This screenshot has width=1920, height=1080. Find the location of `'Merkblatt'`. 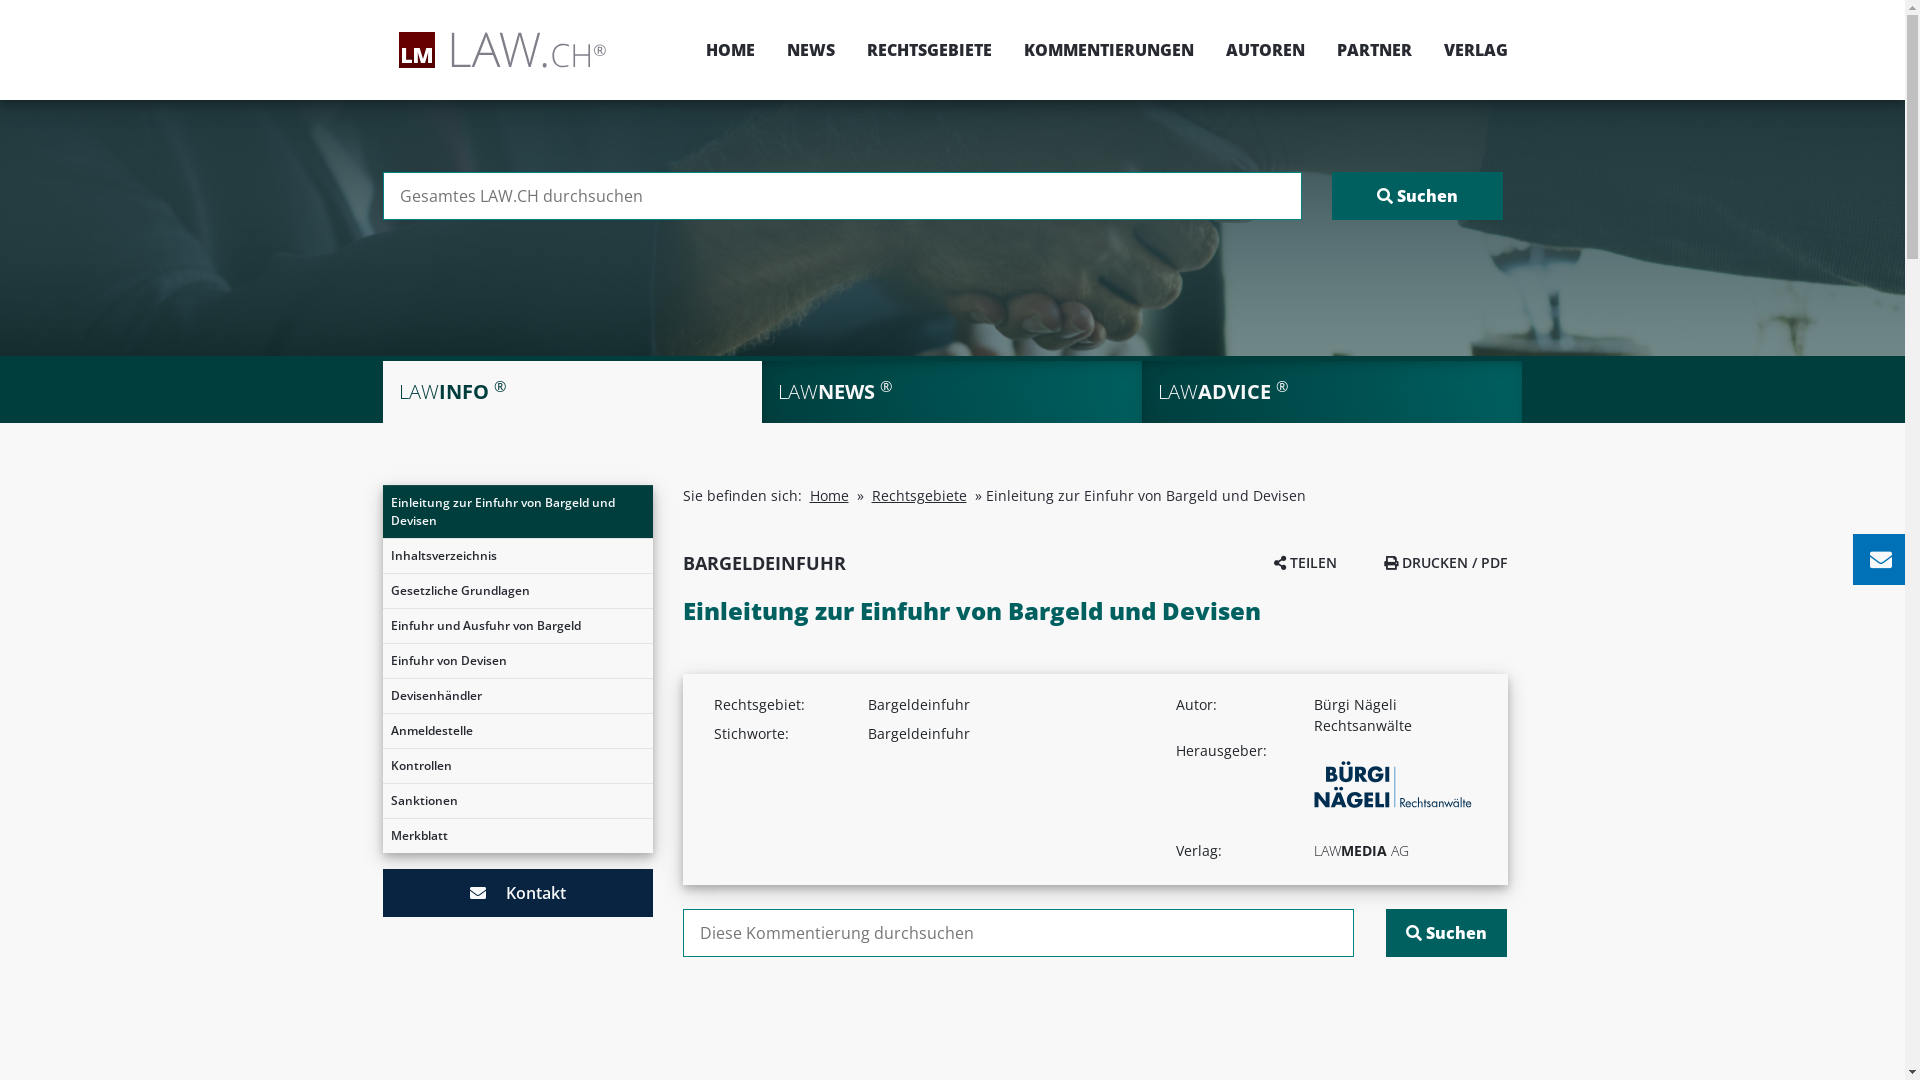

'Merkblatt' is located at coordinates (517, 836).